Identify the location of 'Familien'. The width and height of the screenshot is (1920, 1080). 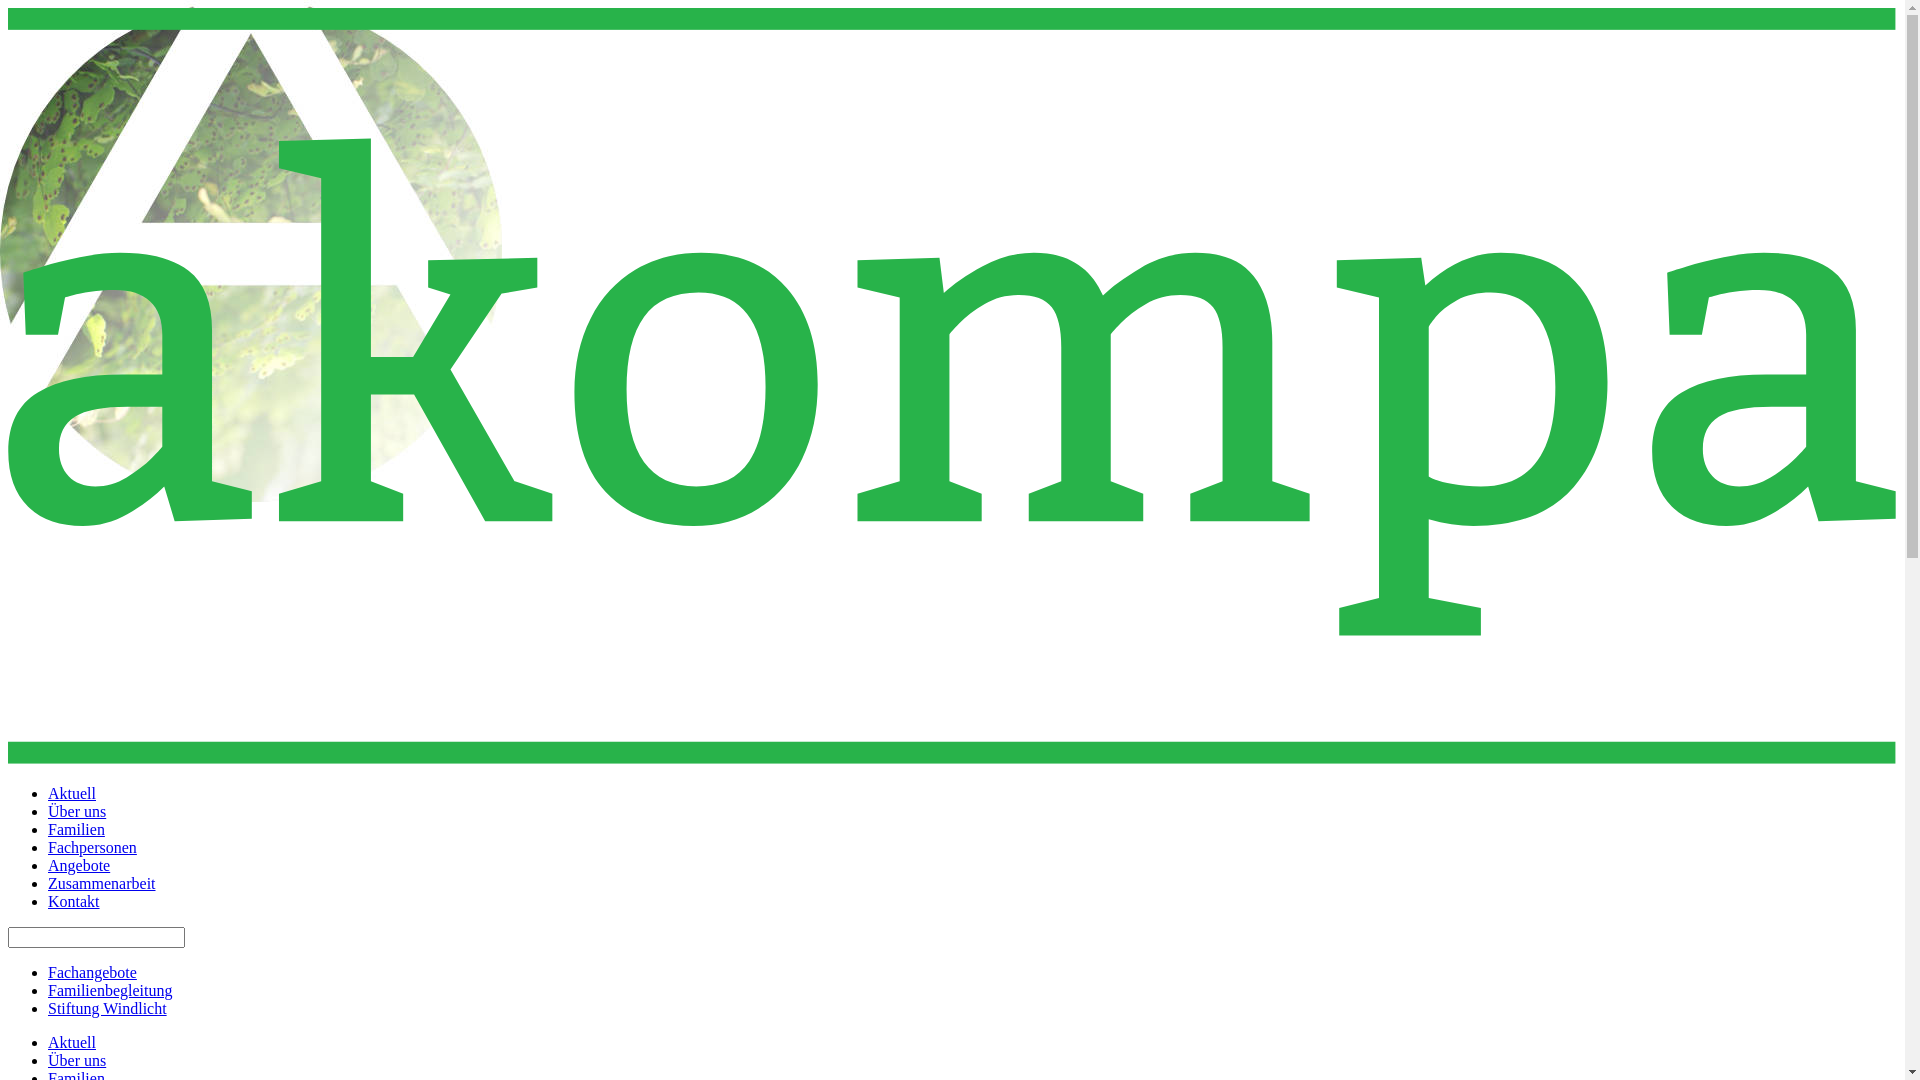
(76, 829).